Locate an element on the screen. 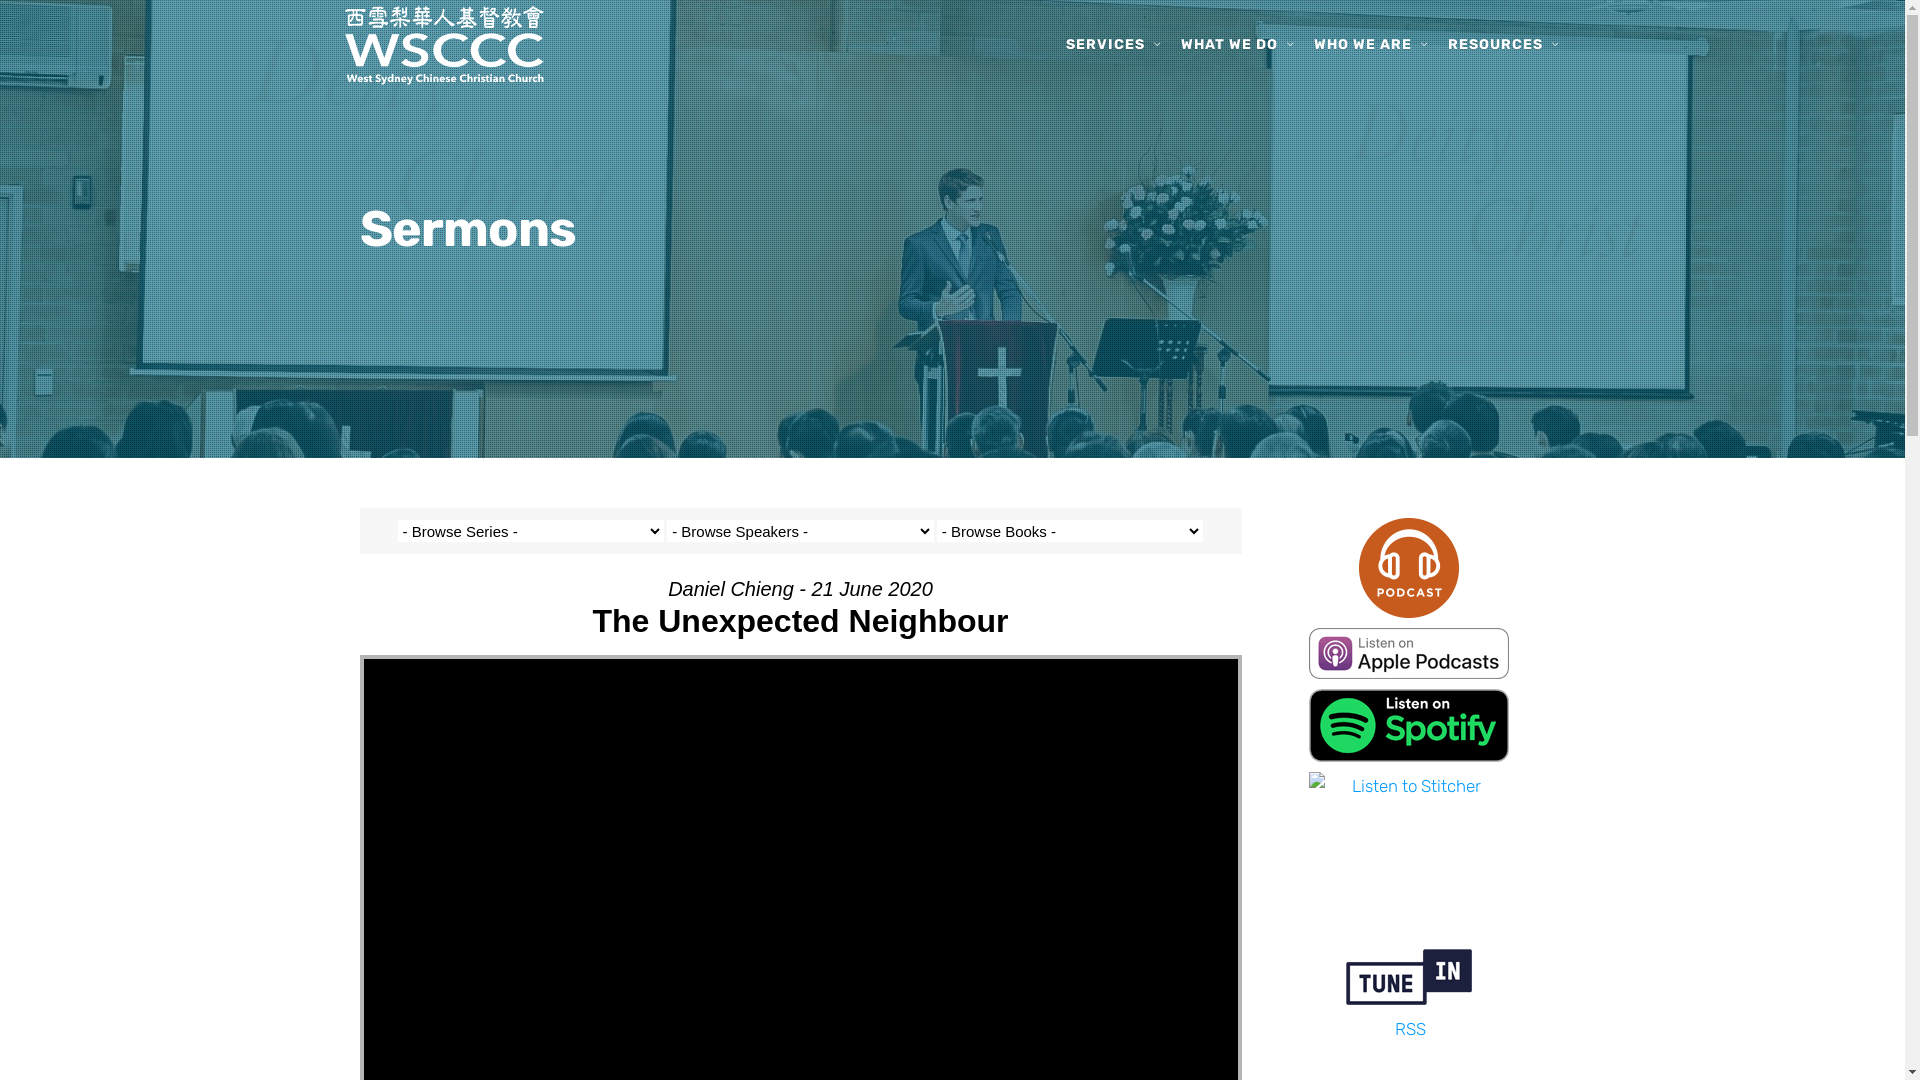  'Podcast-Icon-01-01' is located at coordinates (1406, 567).